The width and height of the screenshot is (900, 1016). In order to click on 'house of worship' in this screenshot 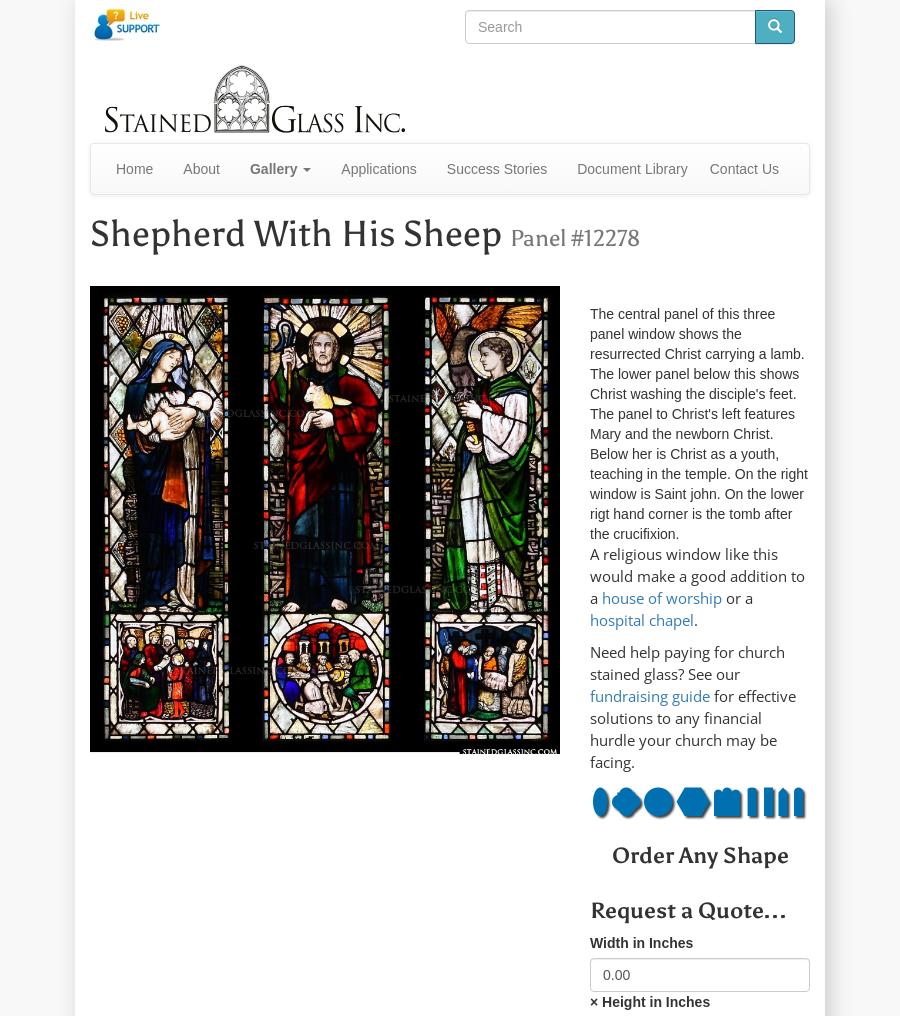, I will do `click(662, 598)`.